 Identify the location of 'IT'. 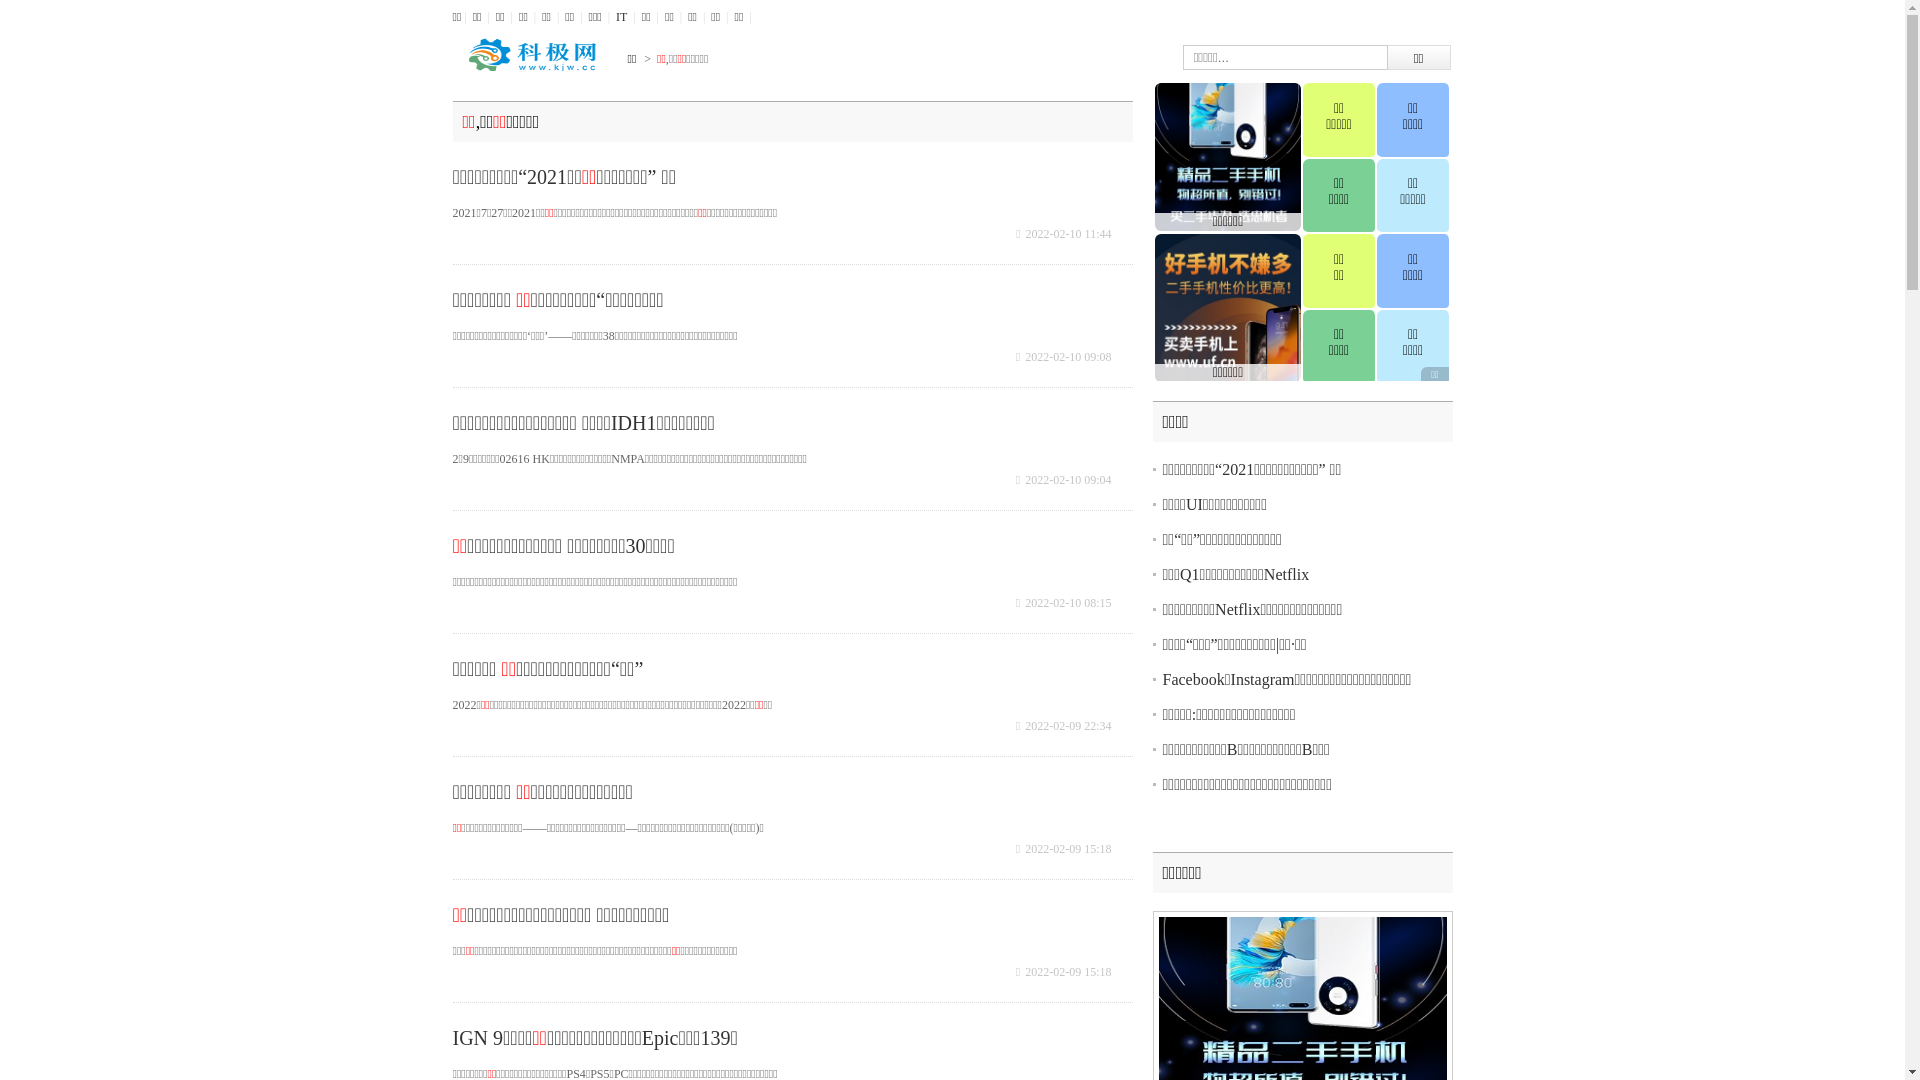
(612, 16).